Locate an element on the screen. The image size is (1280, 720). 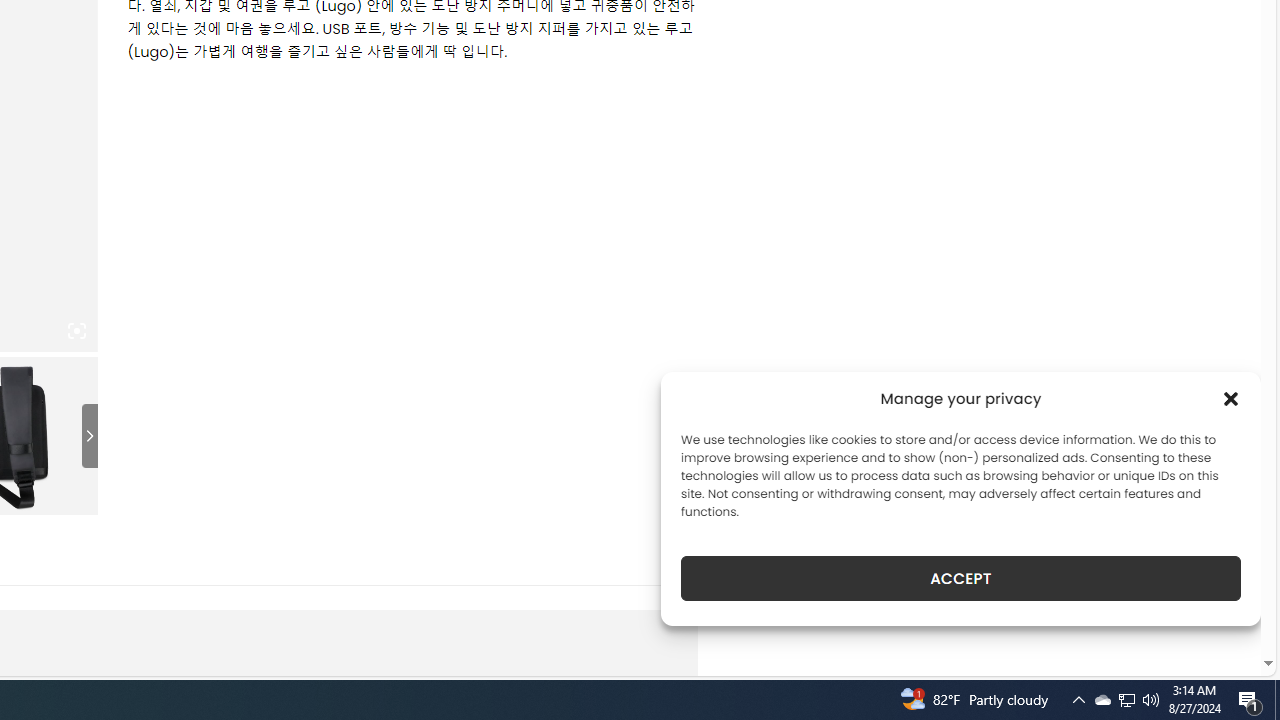
'ACCEPT' is located at coordinates (961, 578).